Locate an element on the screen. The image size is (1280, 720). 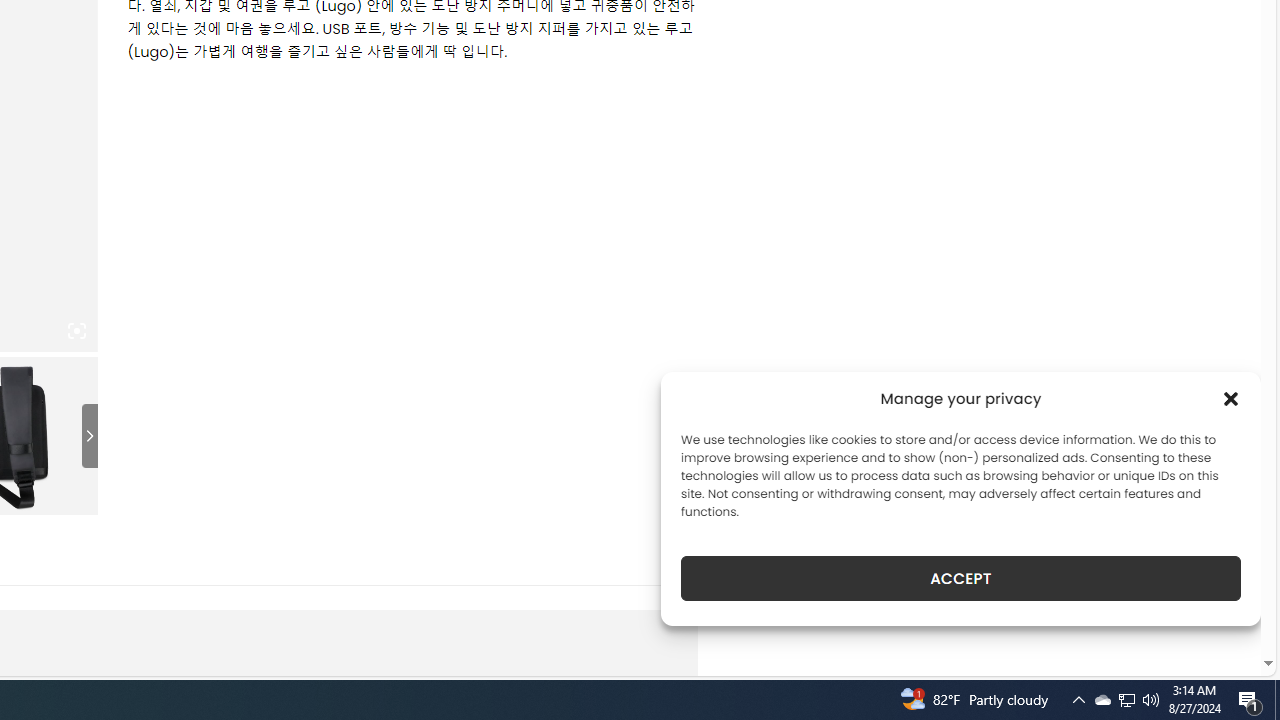
'ACCEPT' is located at coordinates (961, 578).